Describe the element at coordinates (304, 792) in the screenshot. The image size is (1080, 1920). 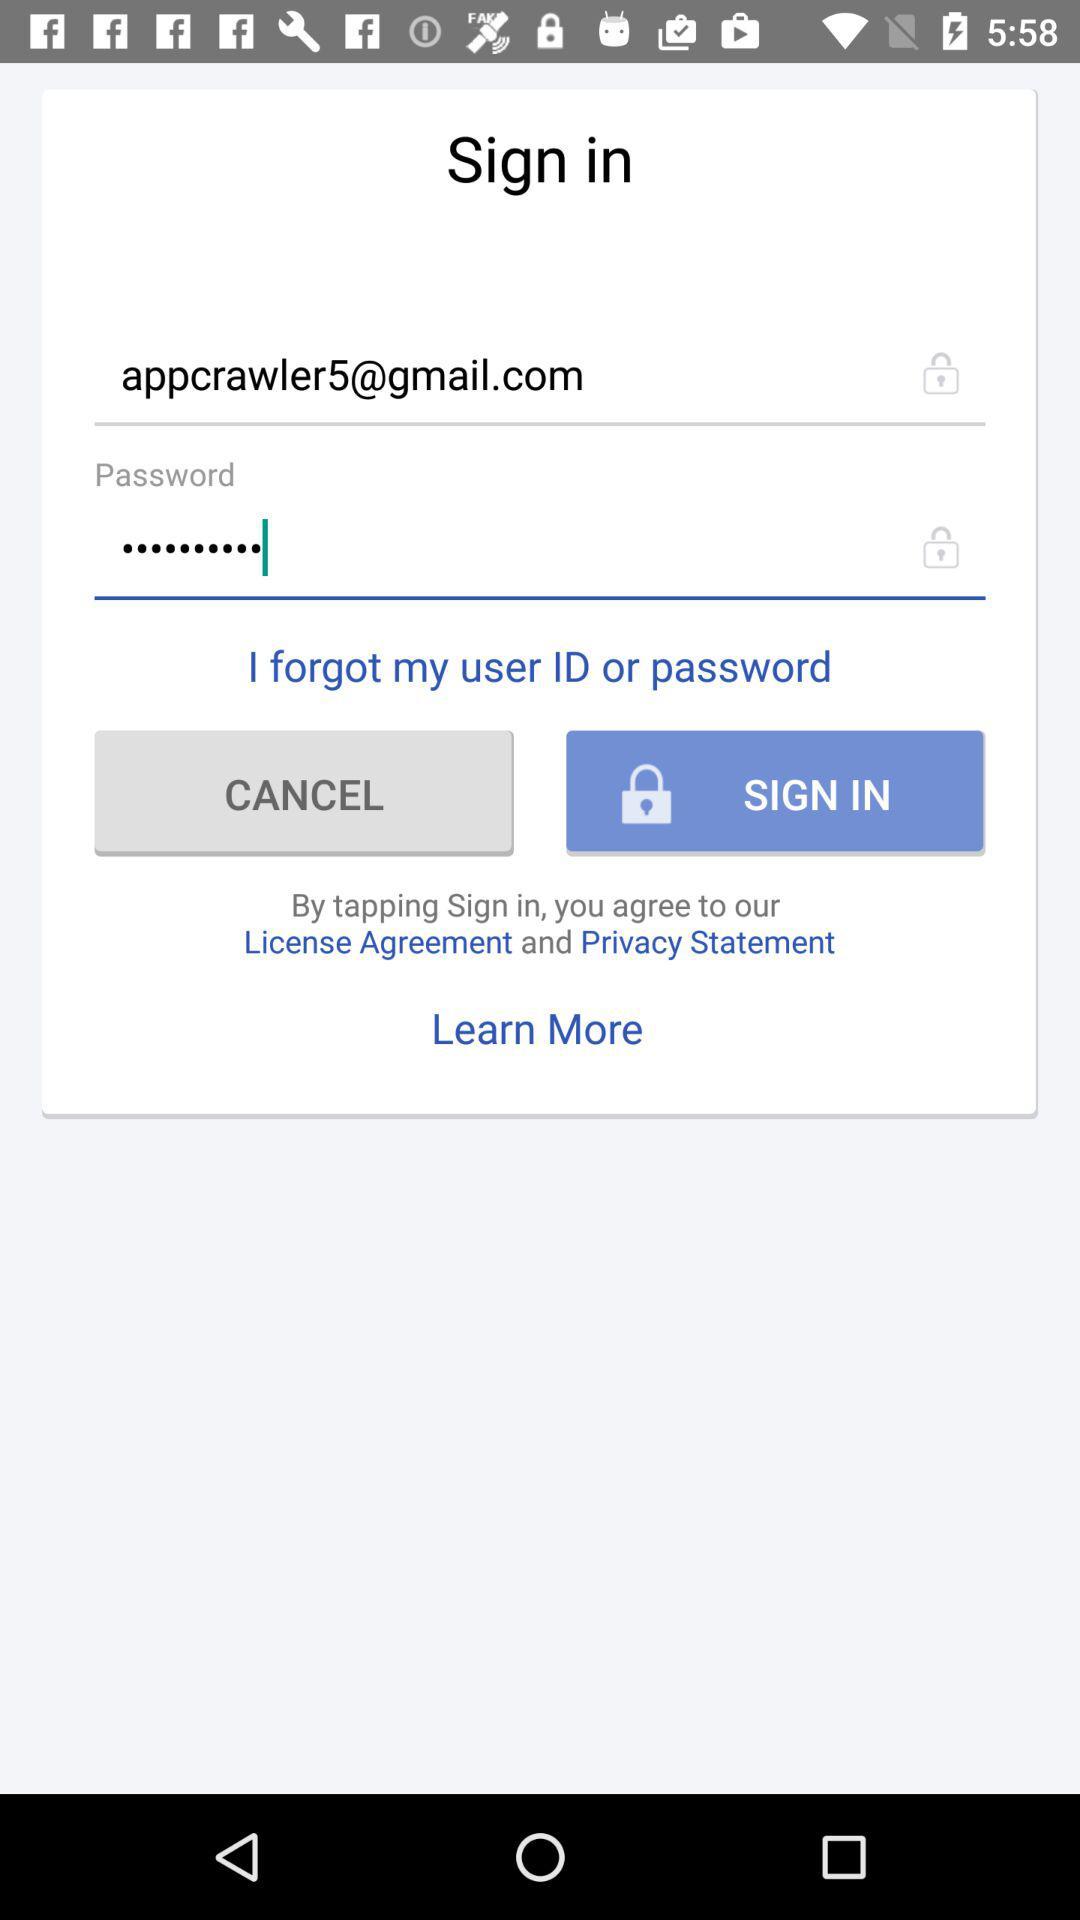
I see `the cancel on the left` at that location.